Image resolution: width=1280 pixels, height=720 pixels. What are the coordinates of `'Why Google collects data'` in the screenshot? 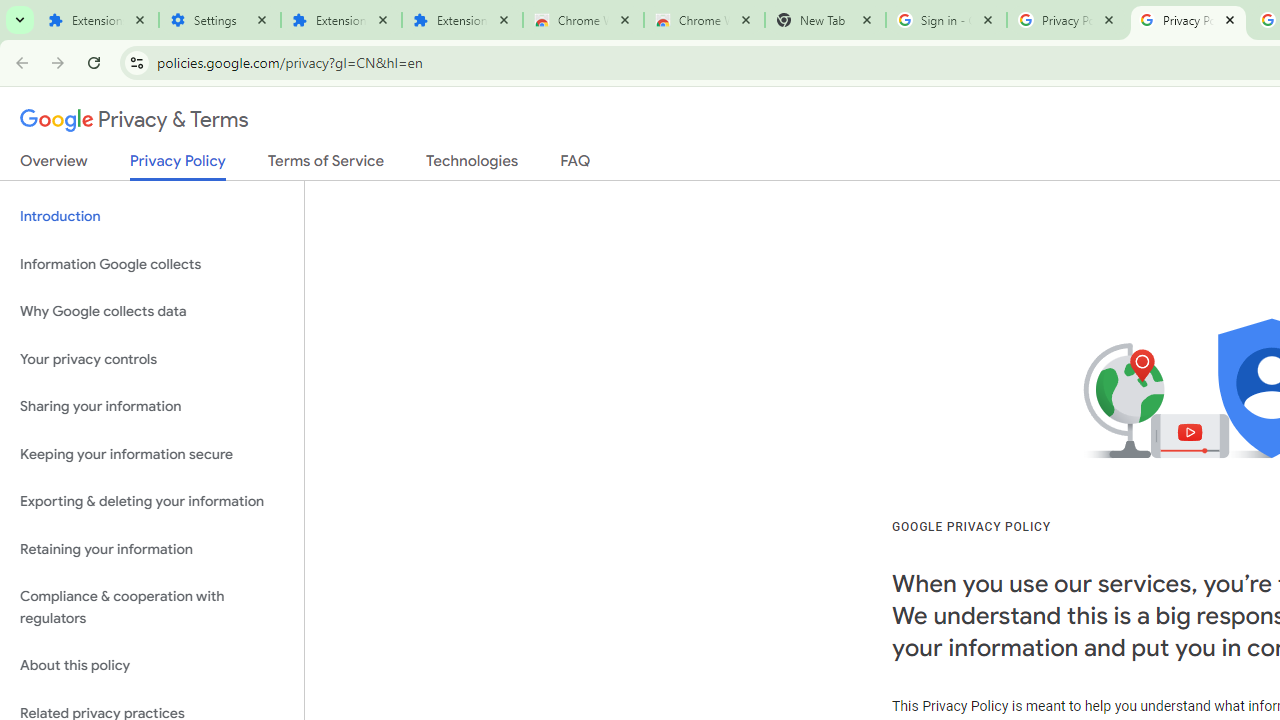 It's located at (151, 312).